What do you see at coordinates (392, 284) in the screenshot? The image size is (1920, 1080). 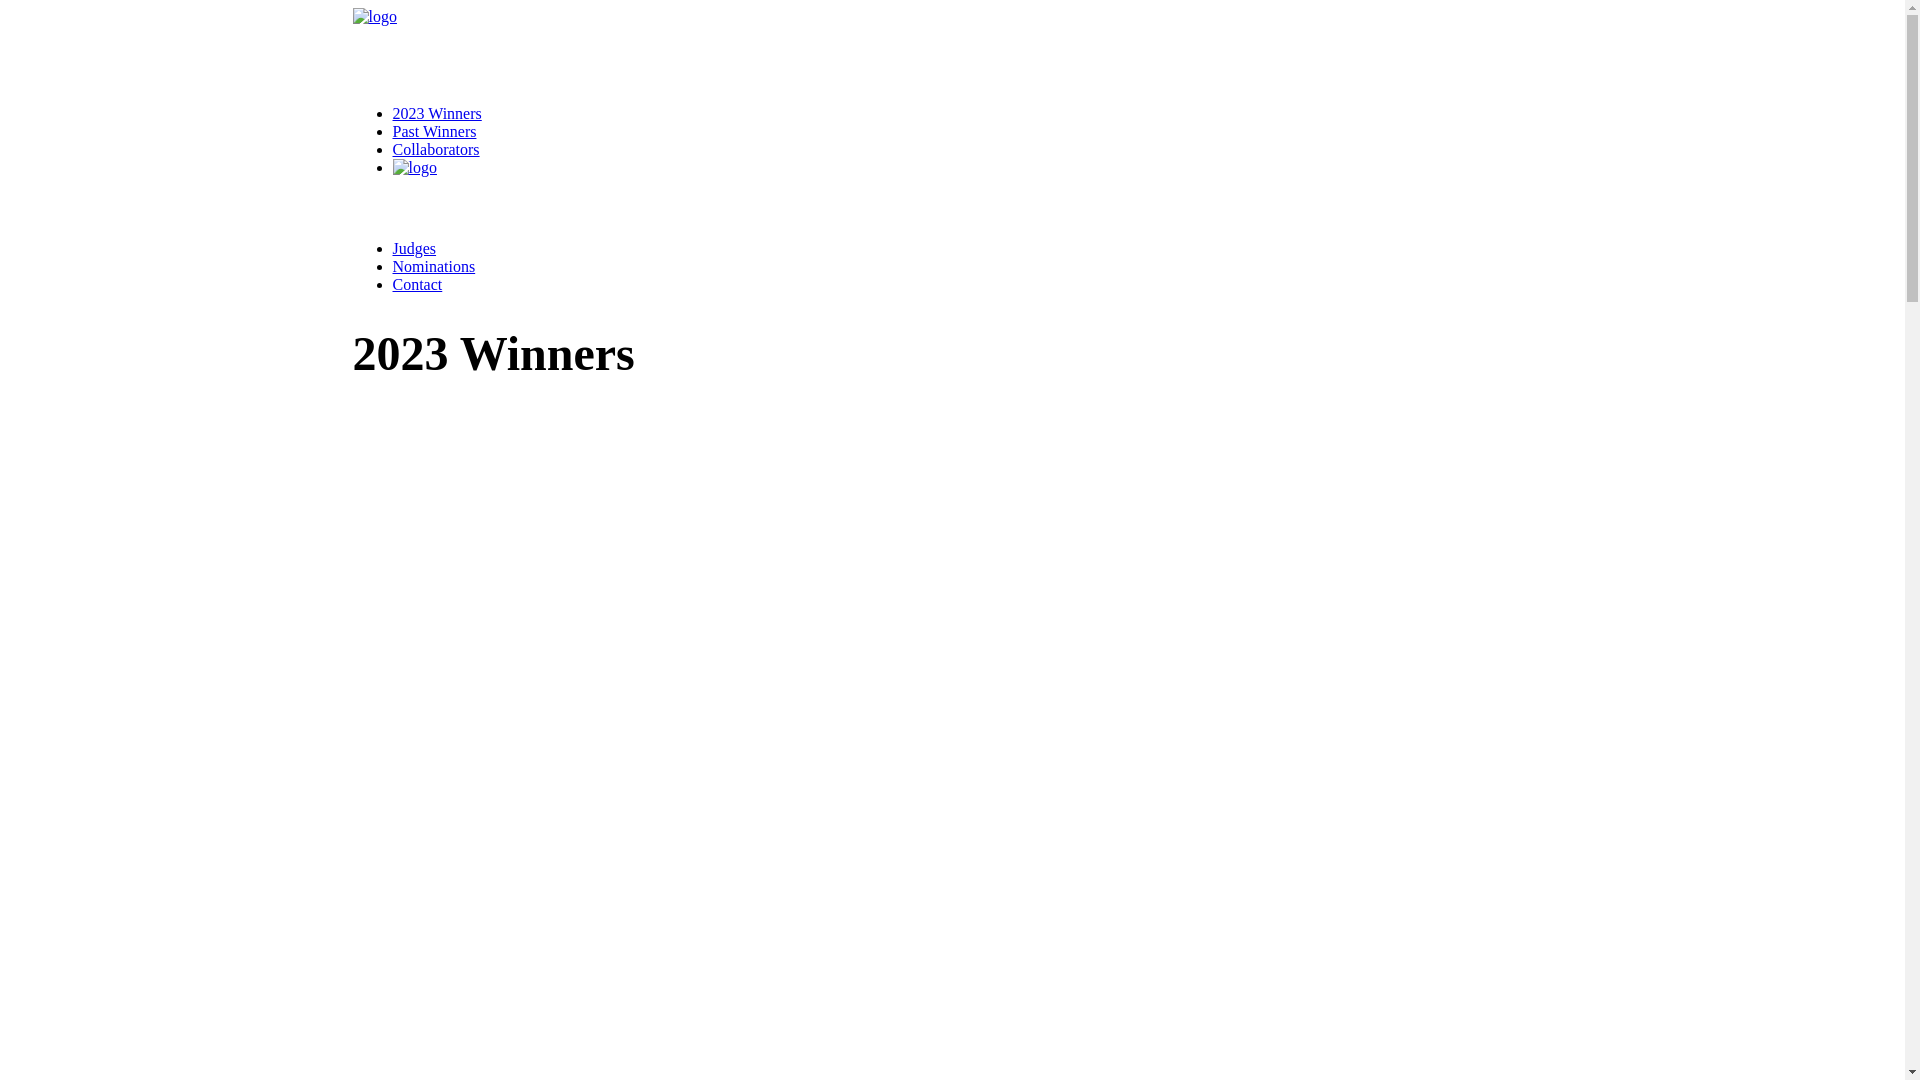 I see `'Contact'` at bounding box center [392, 284].